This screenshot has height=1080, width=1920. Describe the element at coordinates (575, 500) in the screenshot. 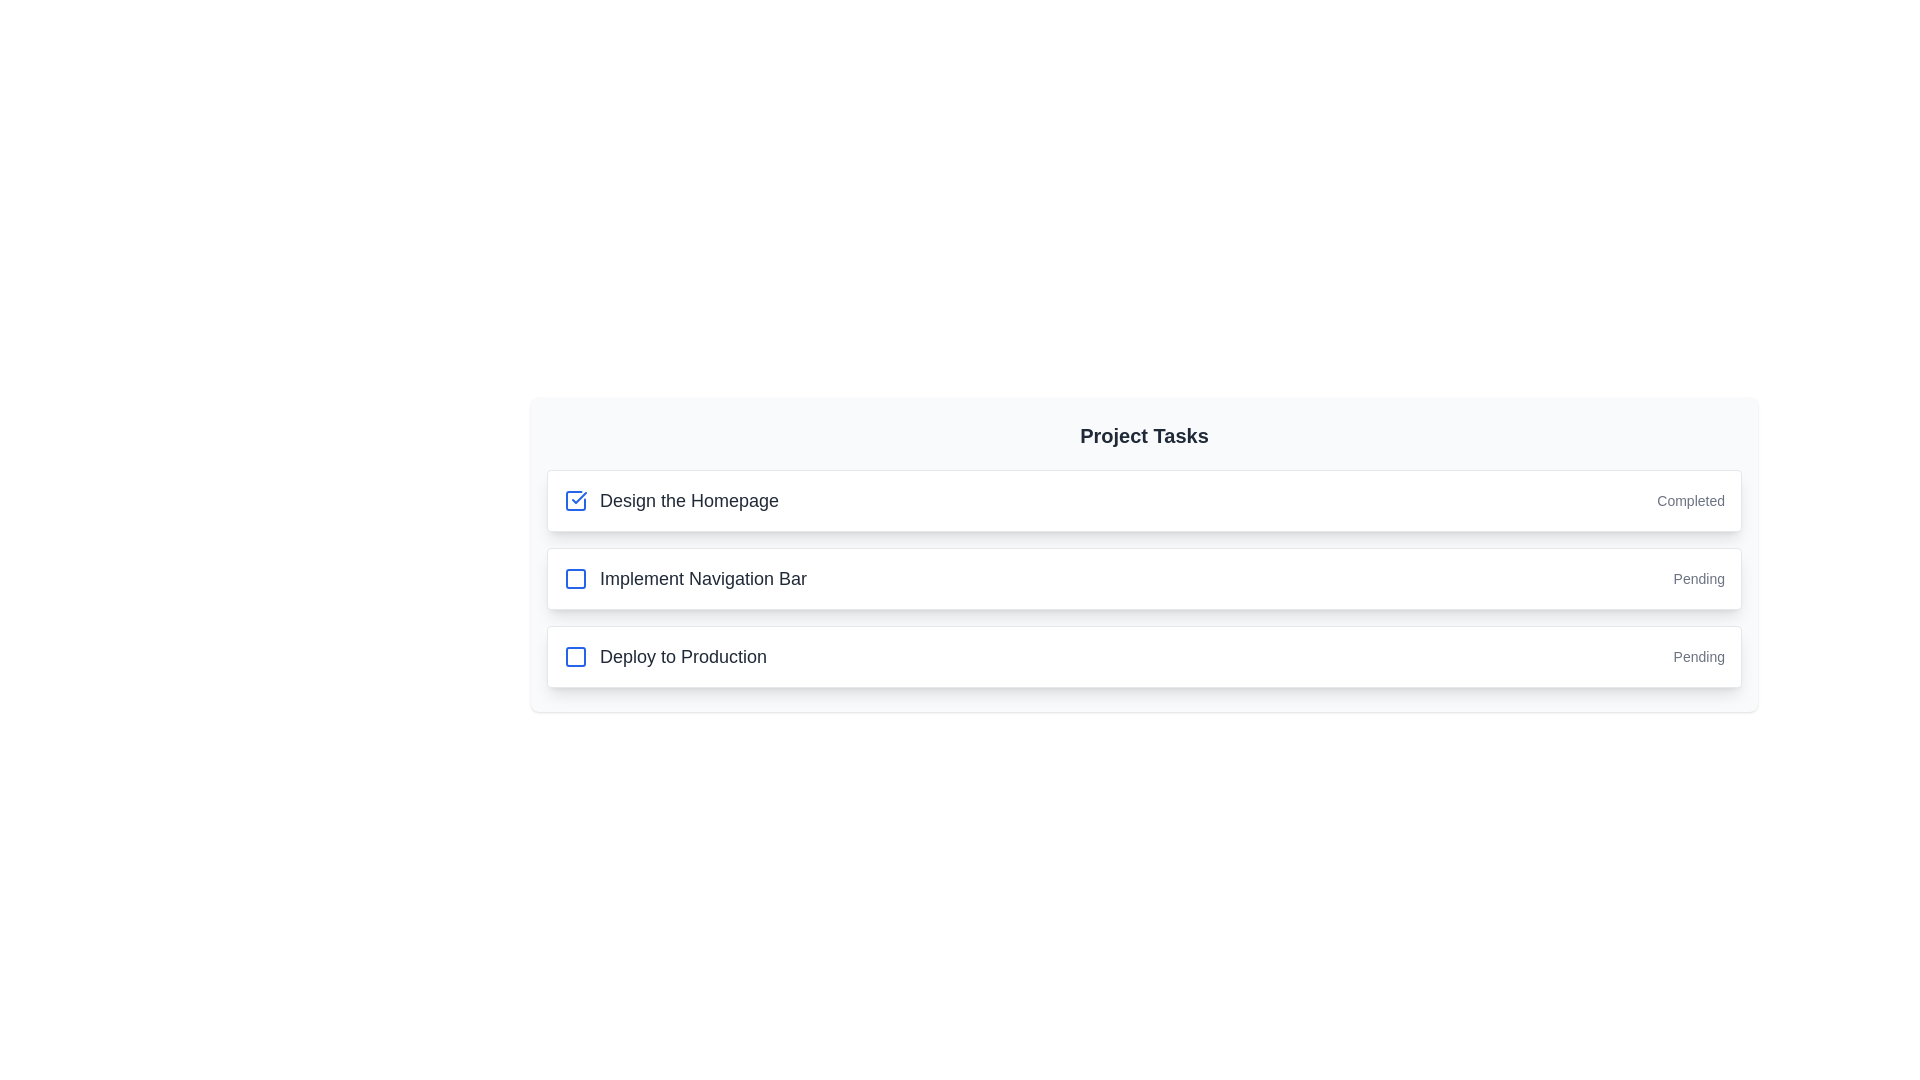

I see `the checkbox indicating the completion status of the 'Design the Homepage' task` at that location.